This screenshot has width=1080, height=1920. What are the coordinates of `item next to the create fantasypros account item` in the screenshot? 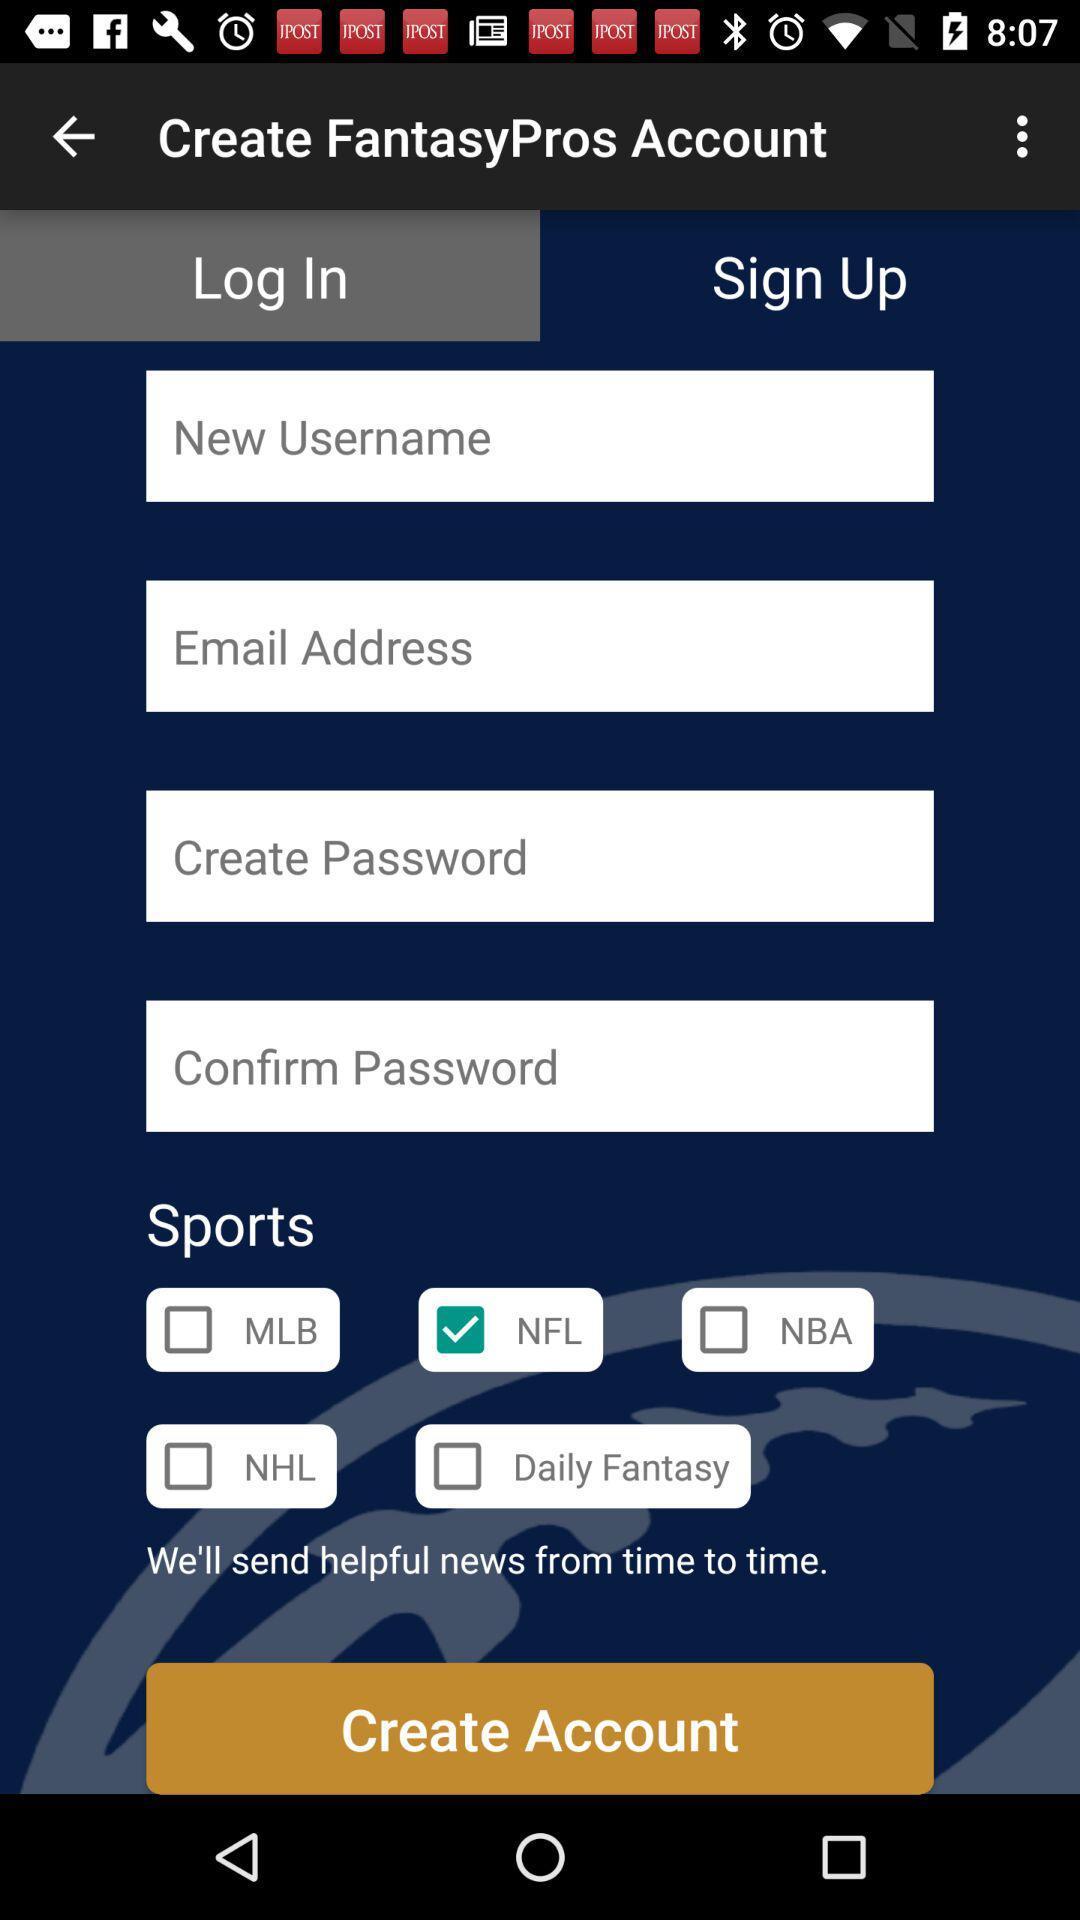 It's located at (72, 135).